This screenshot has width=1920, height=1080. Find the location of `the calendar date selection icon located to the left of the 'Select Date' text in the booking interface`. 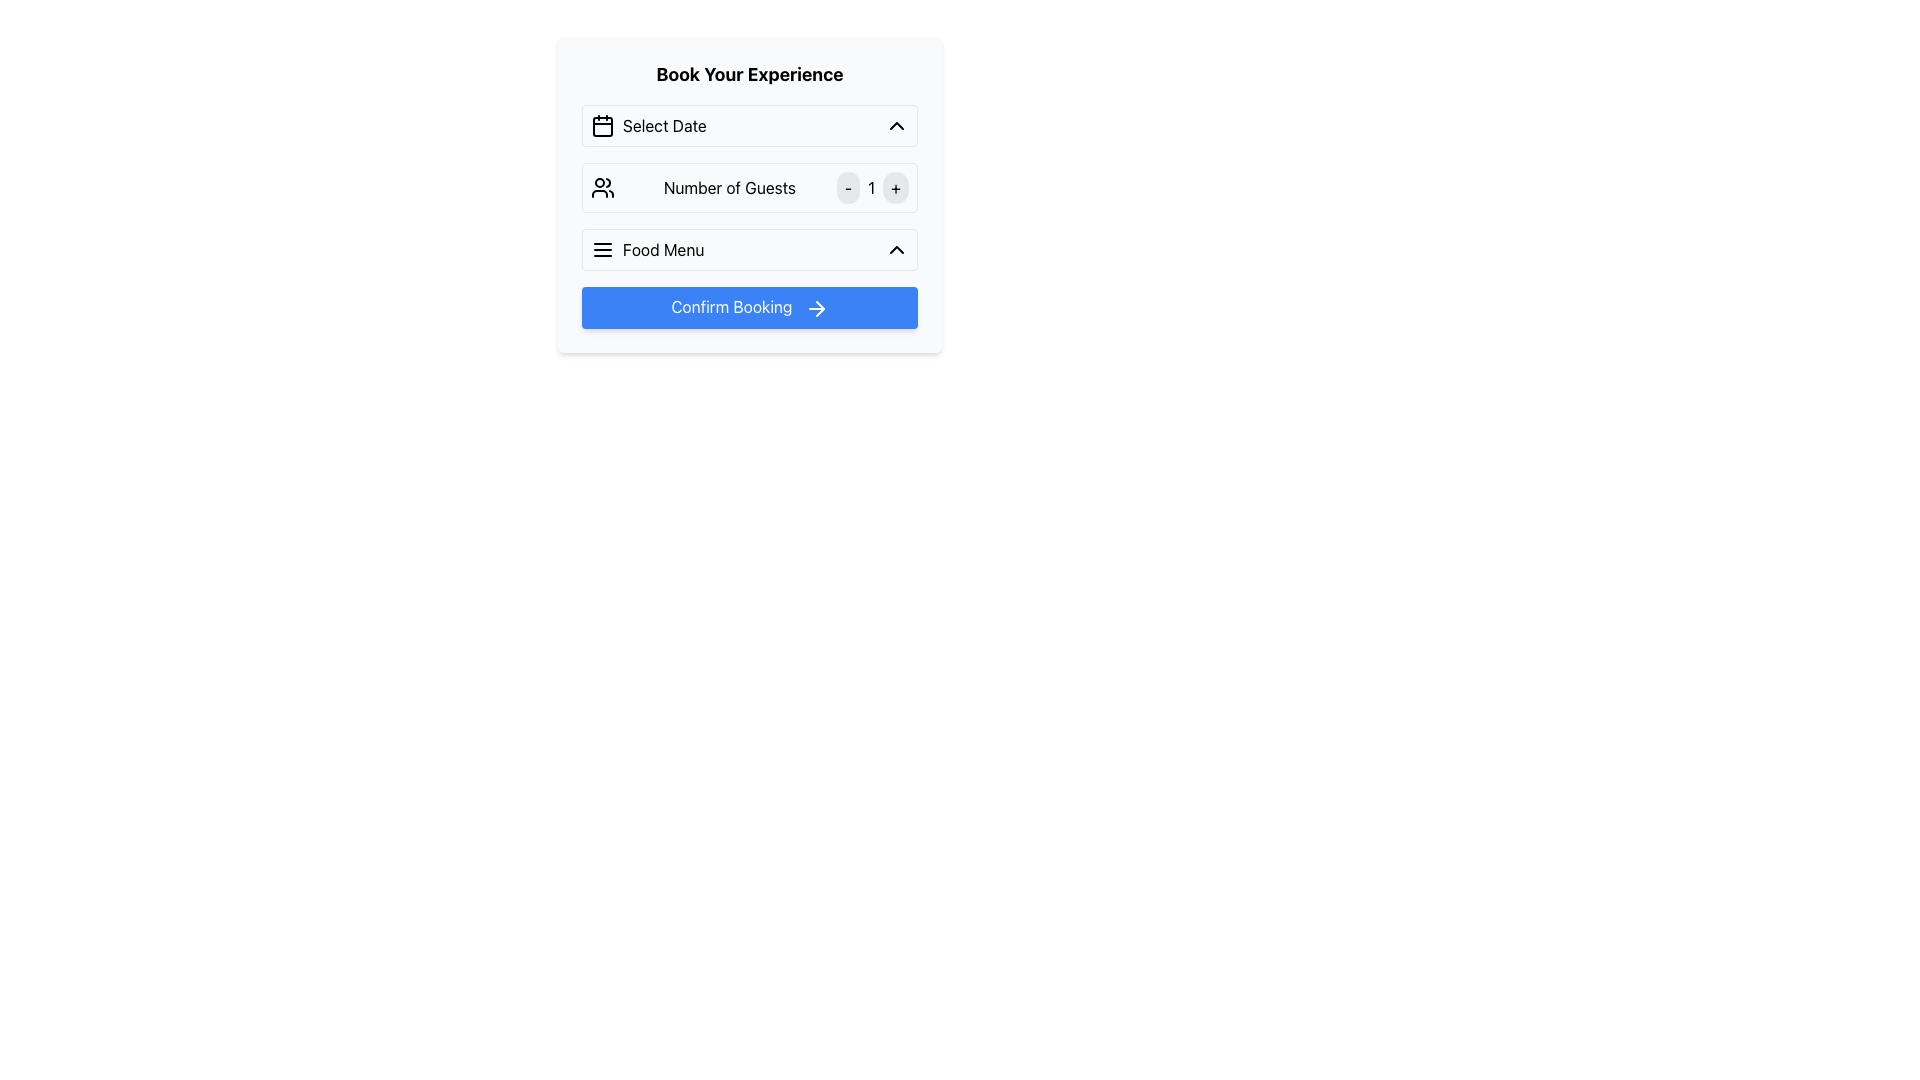

the calendar date selection icon located to the left of the 'Select Date' text in the booking interface is located at coordinates (602, 126).